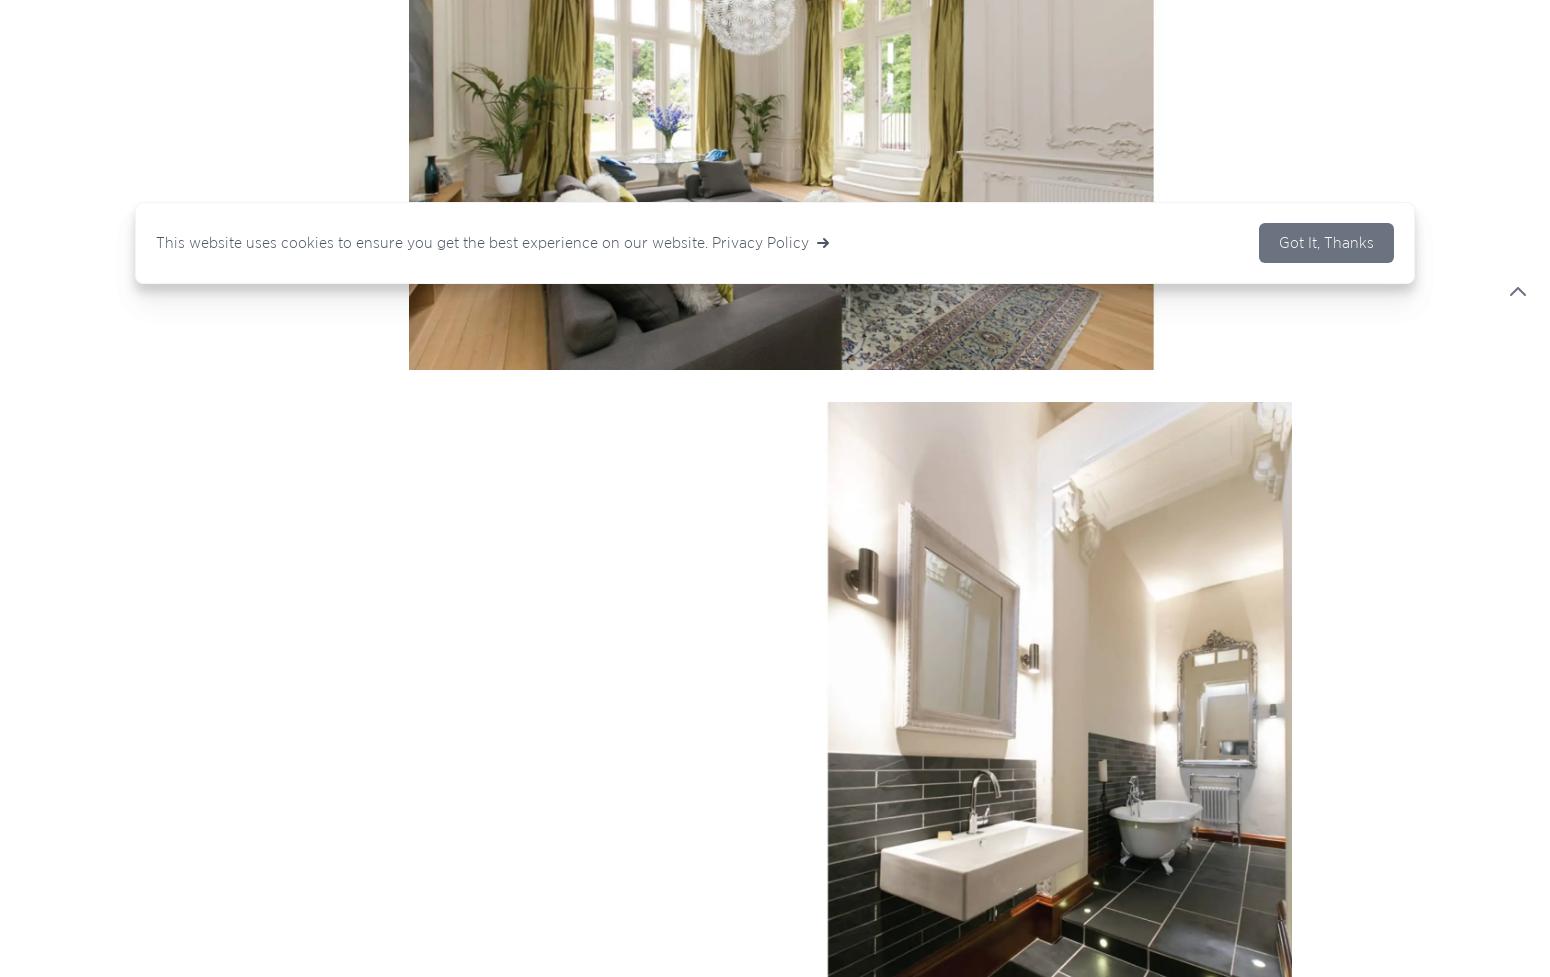  What do you see at coordinates (669, 655) in the screenshot?
I see `'Terms & Conditions'` at bounding box center [669, 655].